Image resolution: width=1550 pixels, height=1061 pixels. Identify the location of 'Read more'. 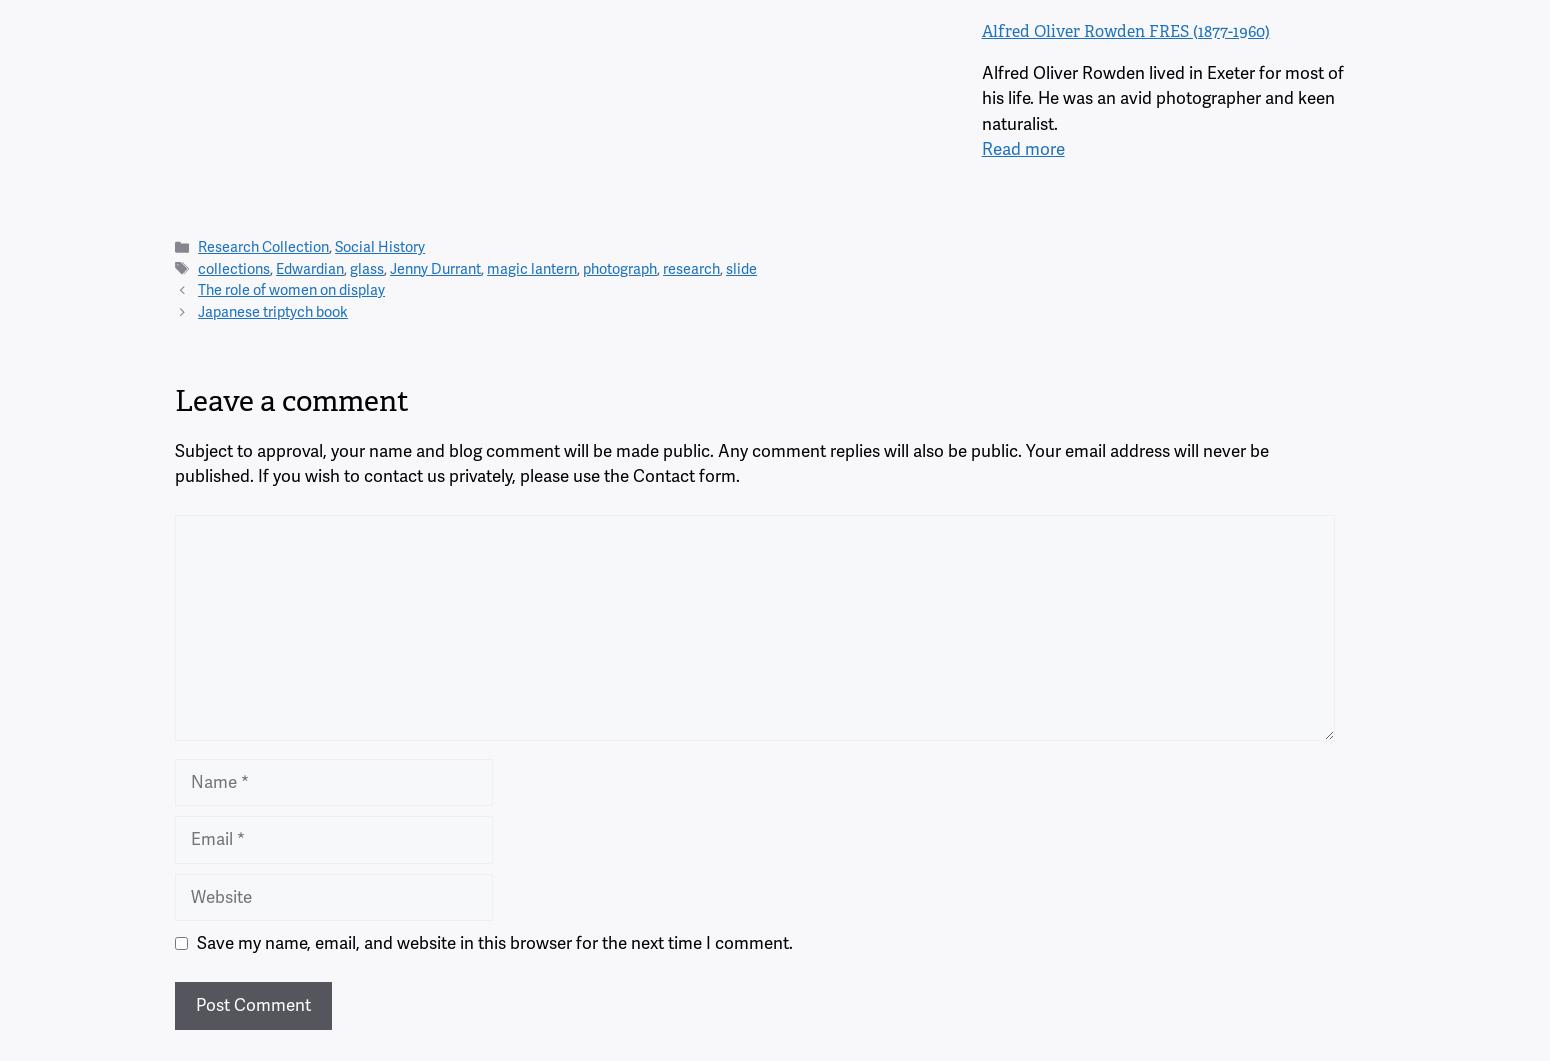
(1022, 148).